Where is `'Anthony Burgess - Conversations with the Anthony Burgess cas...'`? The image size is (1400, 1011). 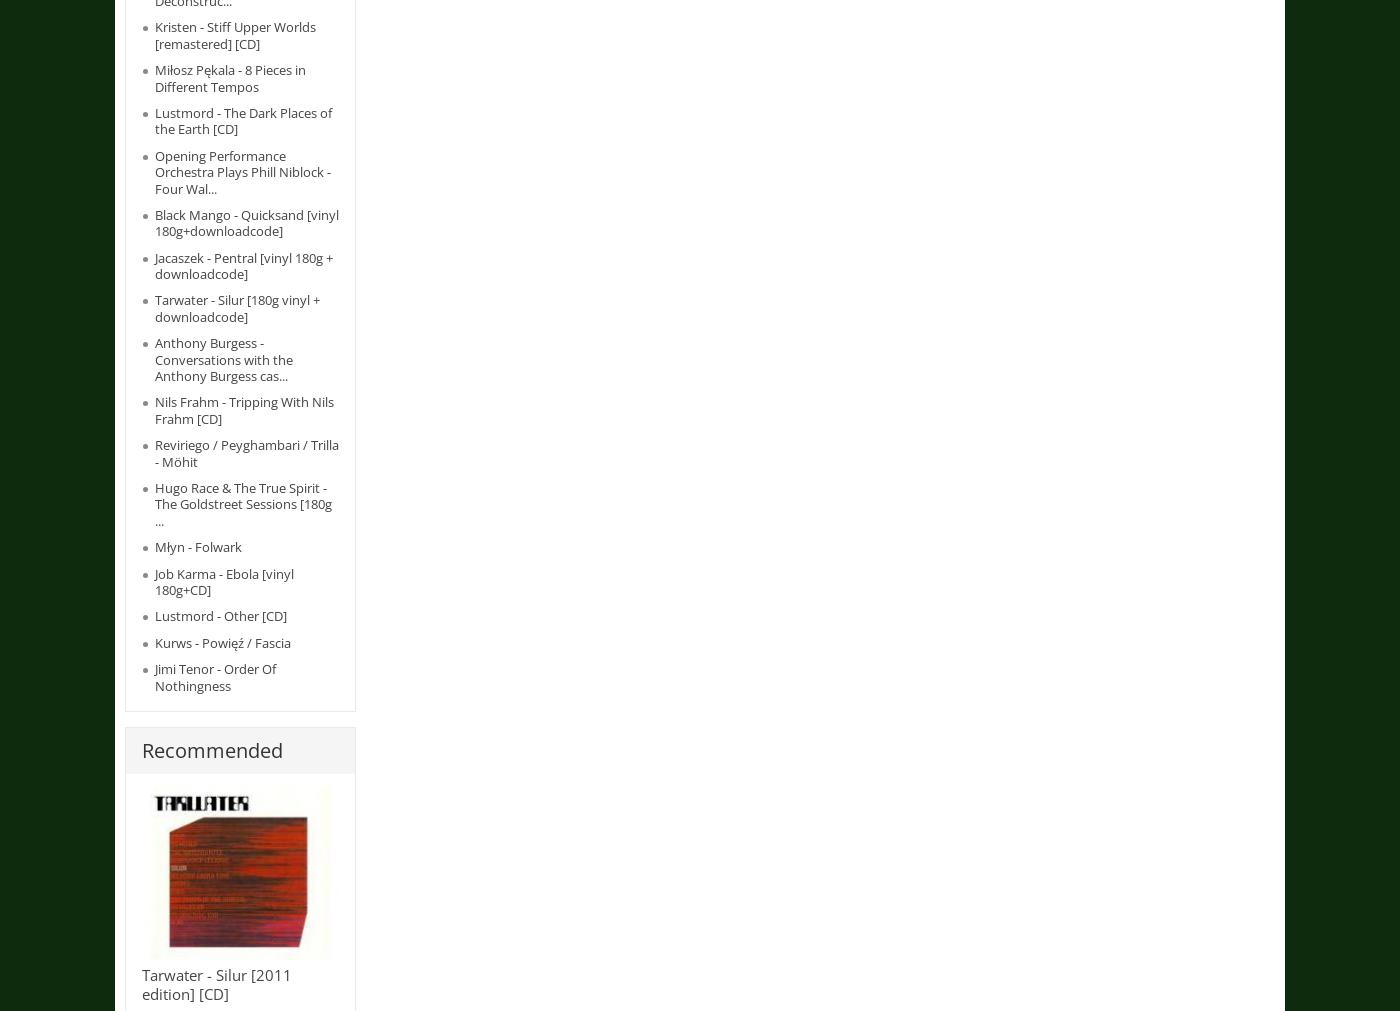
'Anthony Burgess - Conversations with the Anthony Burgess cas...' is located at coordinates (224, 358).